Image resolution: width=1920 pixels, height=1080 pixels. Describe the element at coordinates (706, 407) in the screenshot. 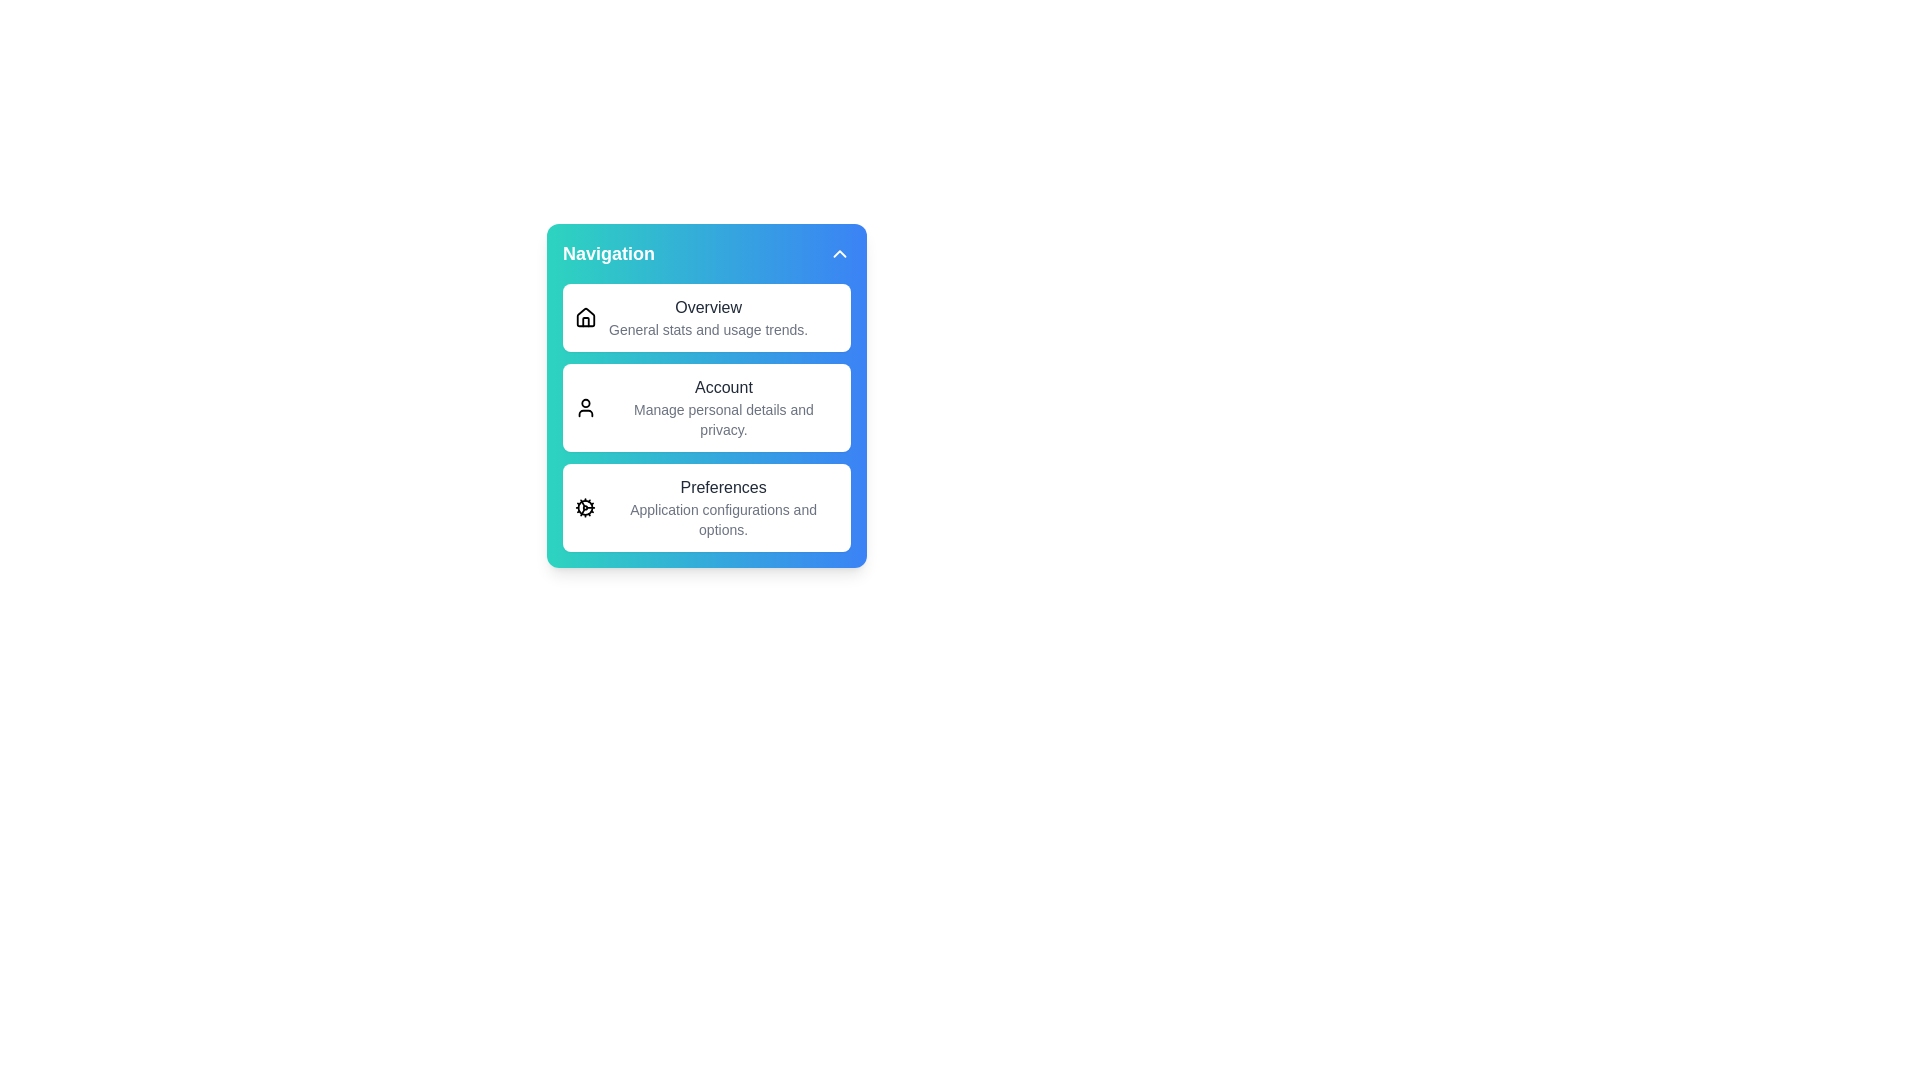

I see `the menu item labeled Account` at that location.